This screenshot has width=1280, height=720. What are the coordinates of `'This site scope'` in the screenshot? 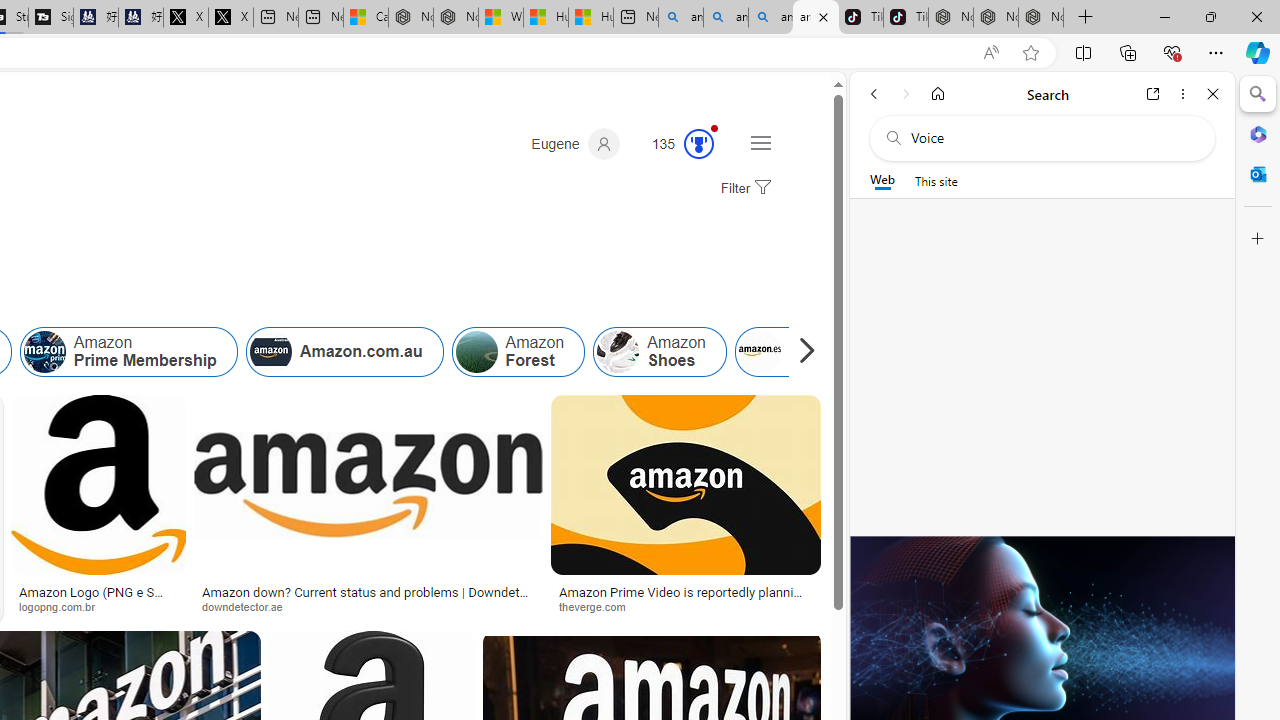 It's located at (935, 180).